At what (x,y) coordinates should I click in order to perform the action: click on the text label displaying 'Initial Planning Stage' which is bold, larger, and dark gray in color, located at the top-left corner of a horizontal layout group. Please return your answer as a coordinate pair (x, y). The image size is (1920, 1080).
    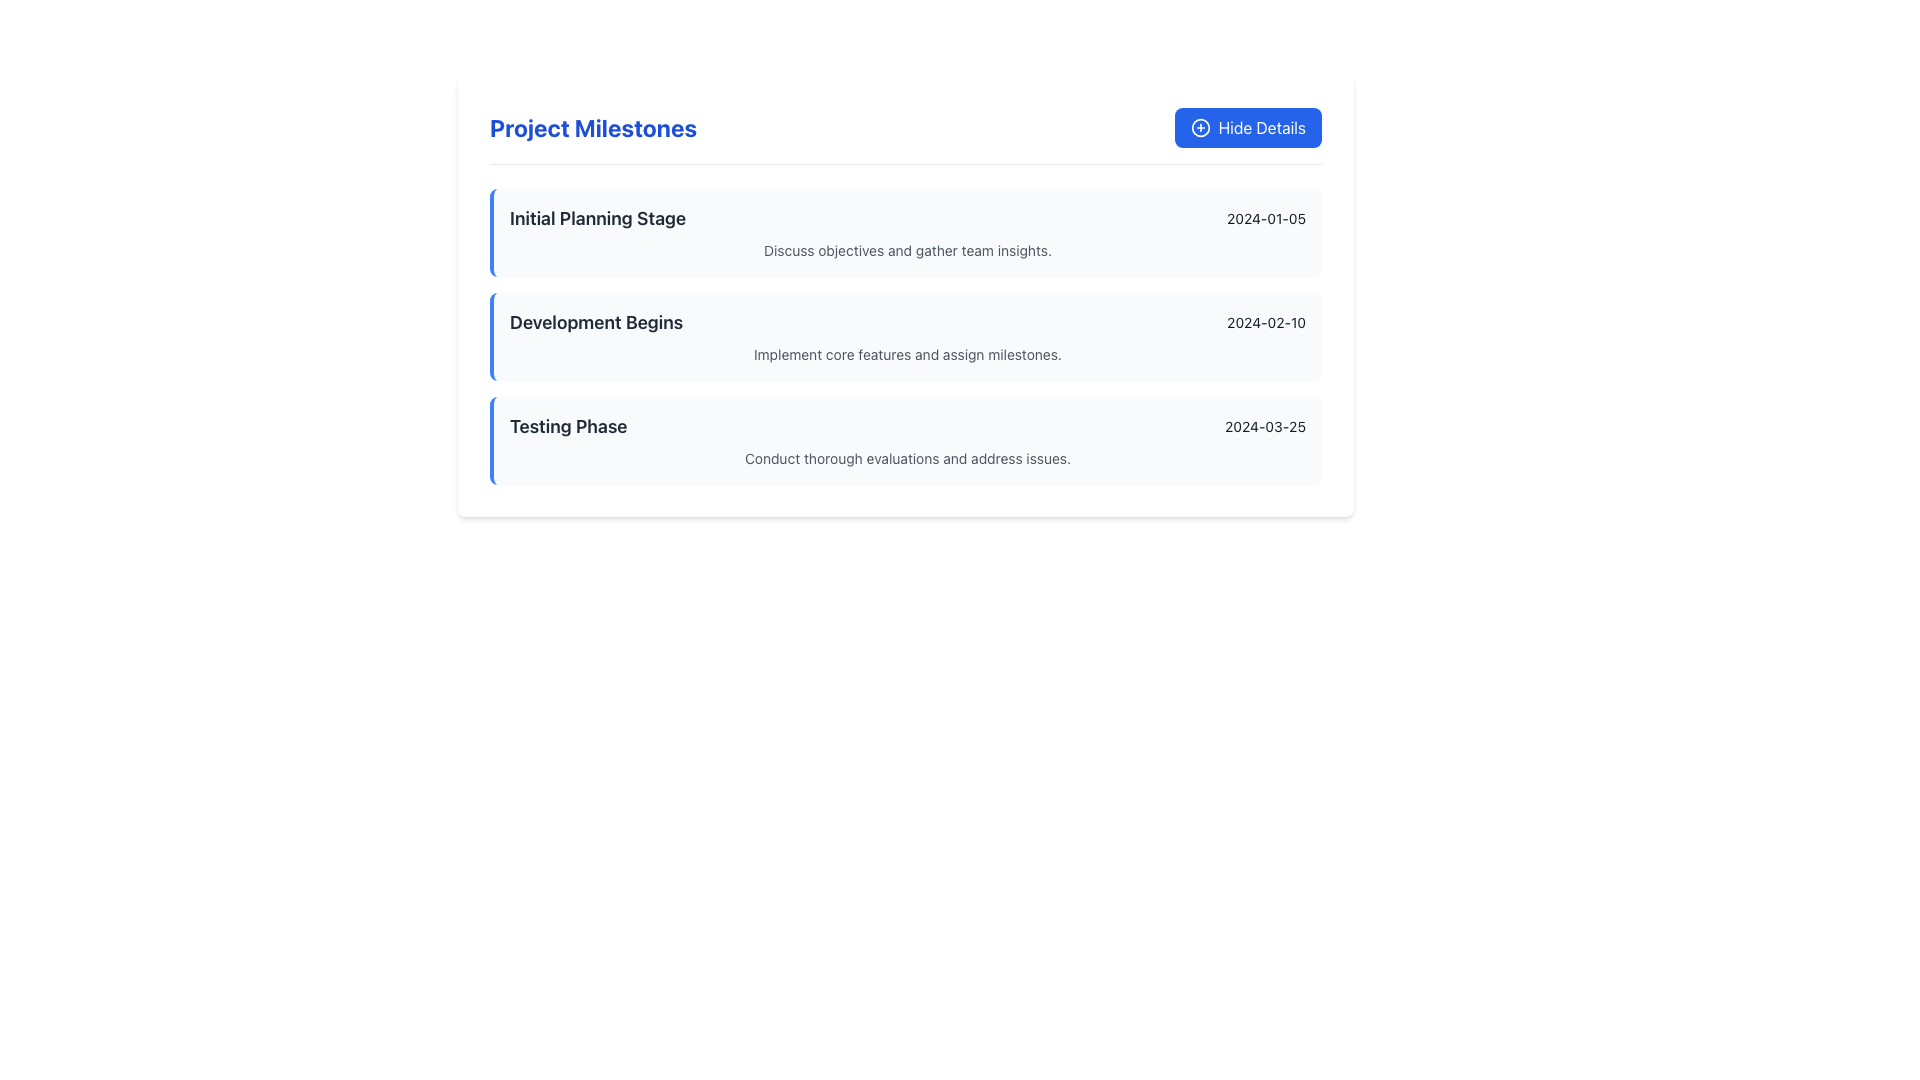
    Looking at the image, I should click on (597, 219).